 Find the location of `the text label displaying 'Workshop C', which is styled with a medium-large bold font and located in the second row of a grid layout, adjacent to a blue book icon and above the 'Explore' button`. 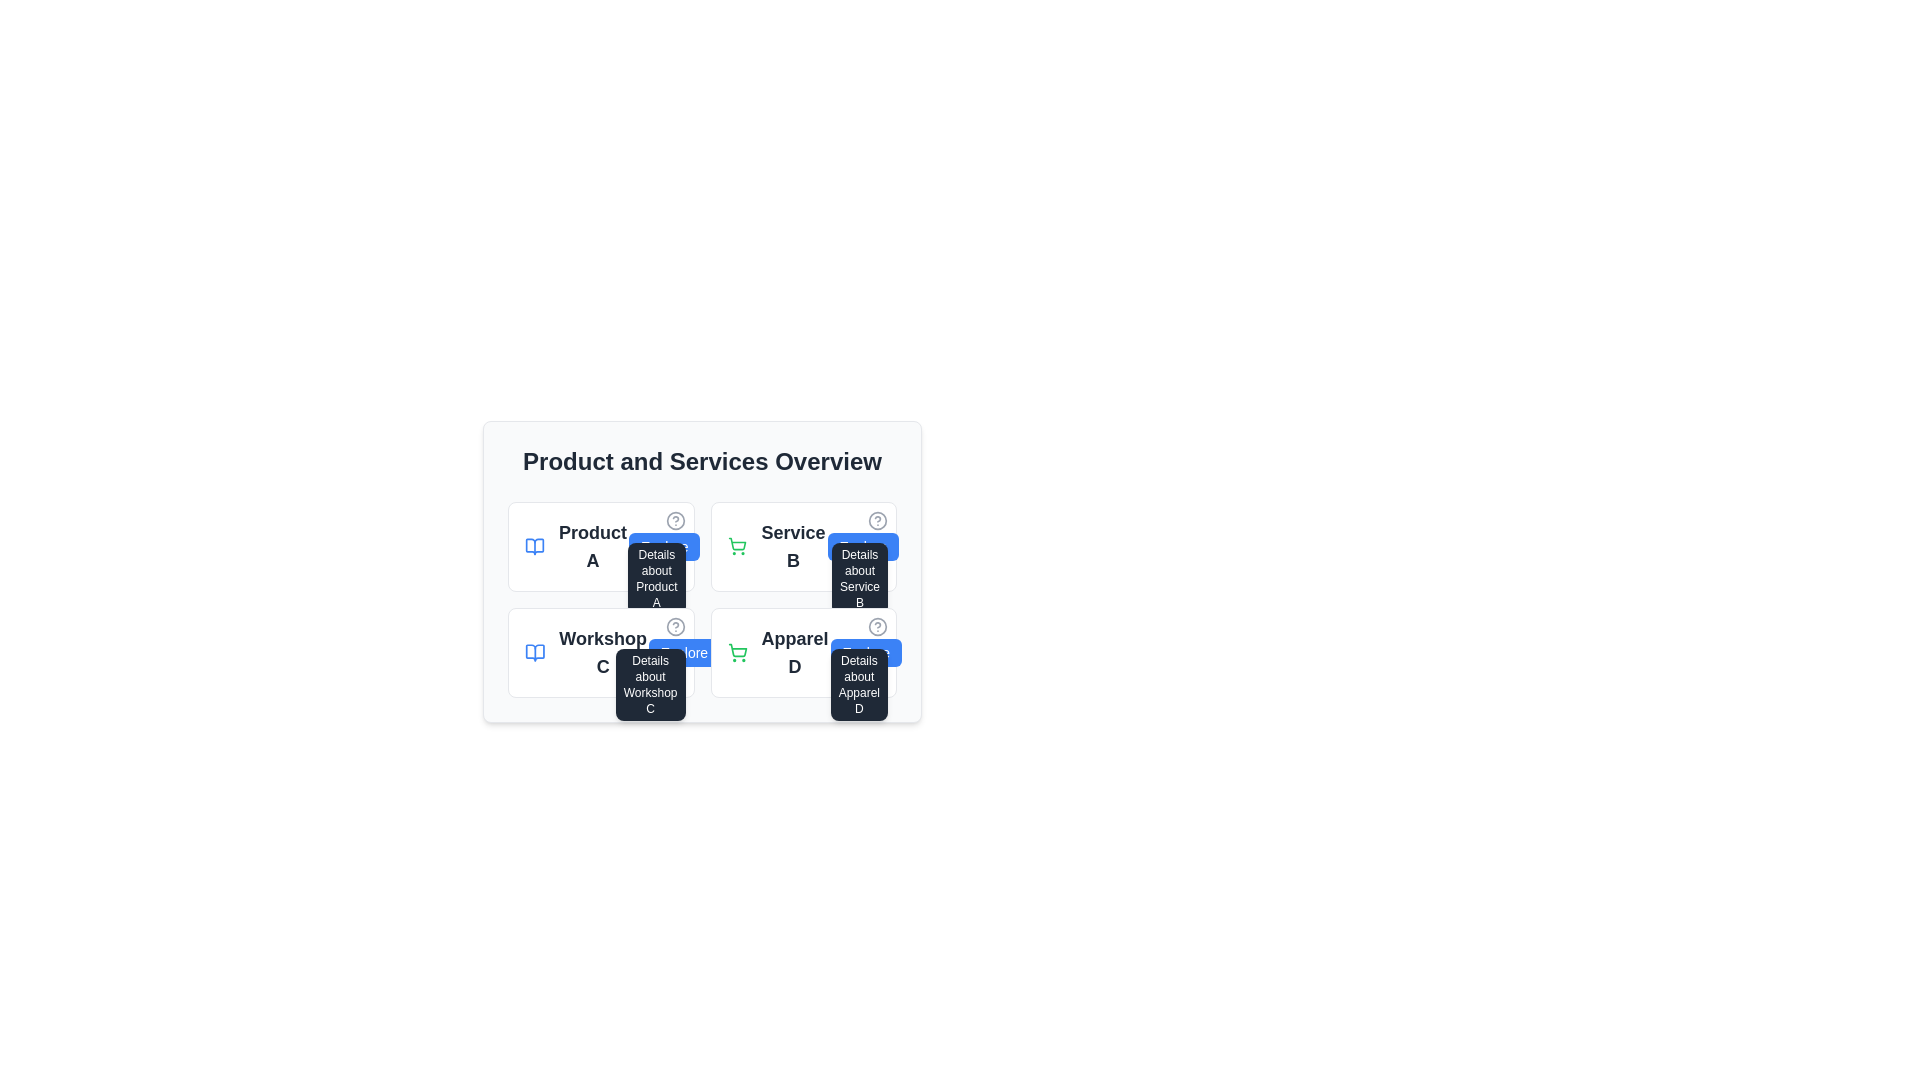

the text label displaying 'Workshop C', which is styled with a medium-large bold font and located in the second row of a grid layout, adjacent to a blue book icon and above the 'Explore' button is located at coordinates (585, 652).